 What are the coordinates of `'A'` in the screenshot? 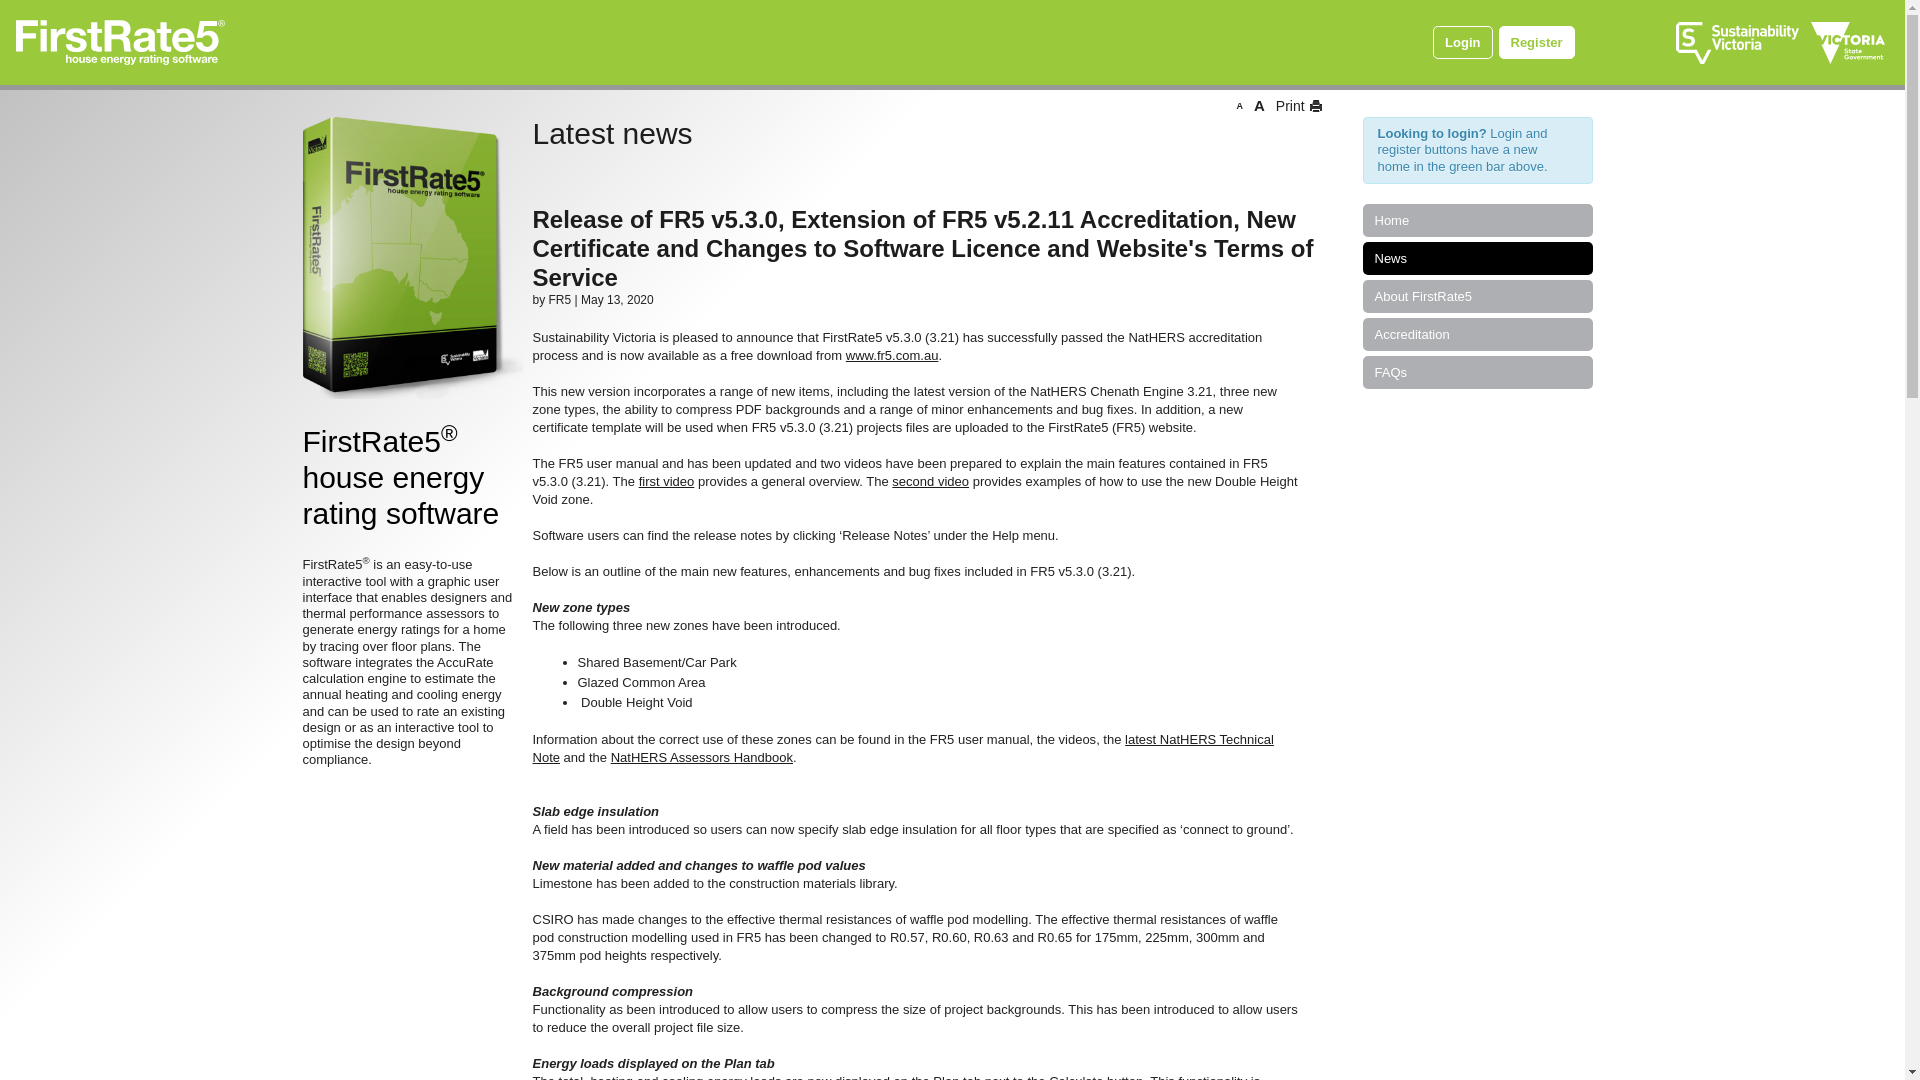 It's located at (1238, 105).